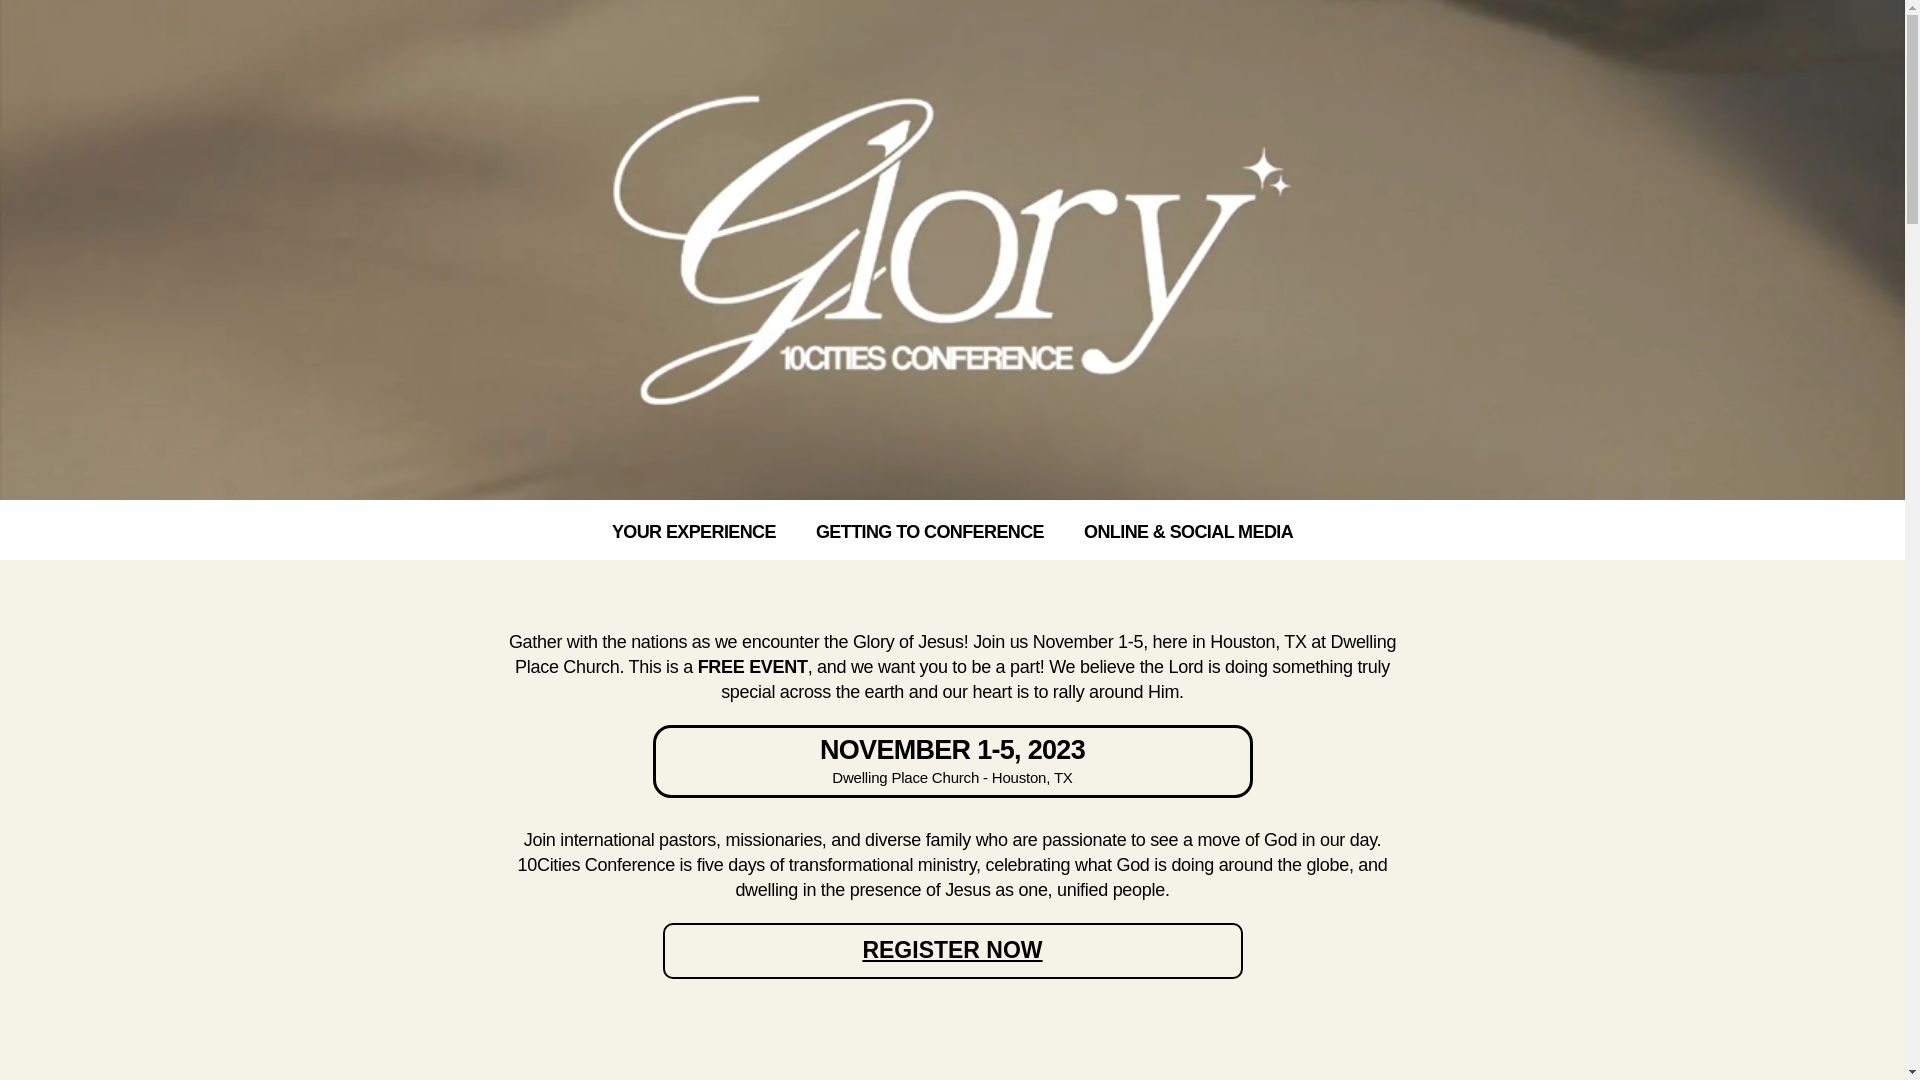 Image resolution: width=1920 pixels, height=1080 pixels. What do you see at coordinates (929, 521) in the screenshot?
I see `'GETTING TO CONFERENCE'` at bounding box center [929, 521].